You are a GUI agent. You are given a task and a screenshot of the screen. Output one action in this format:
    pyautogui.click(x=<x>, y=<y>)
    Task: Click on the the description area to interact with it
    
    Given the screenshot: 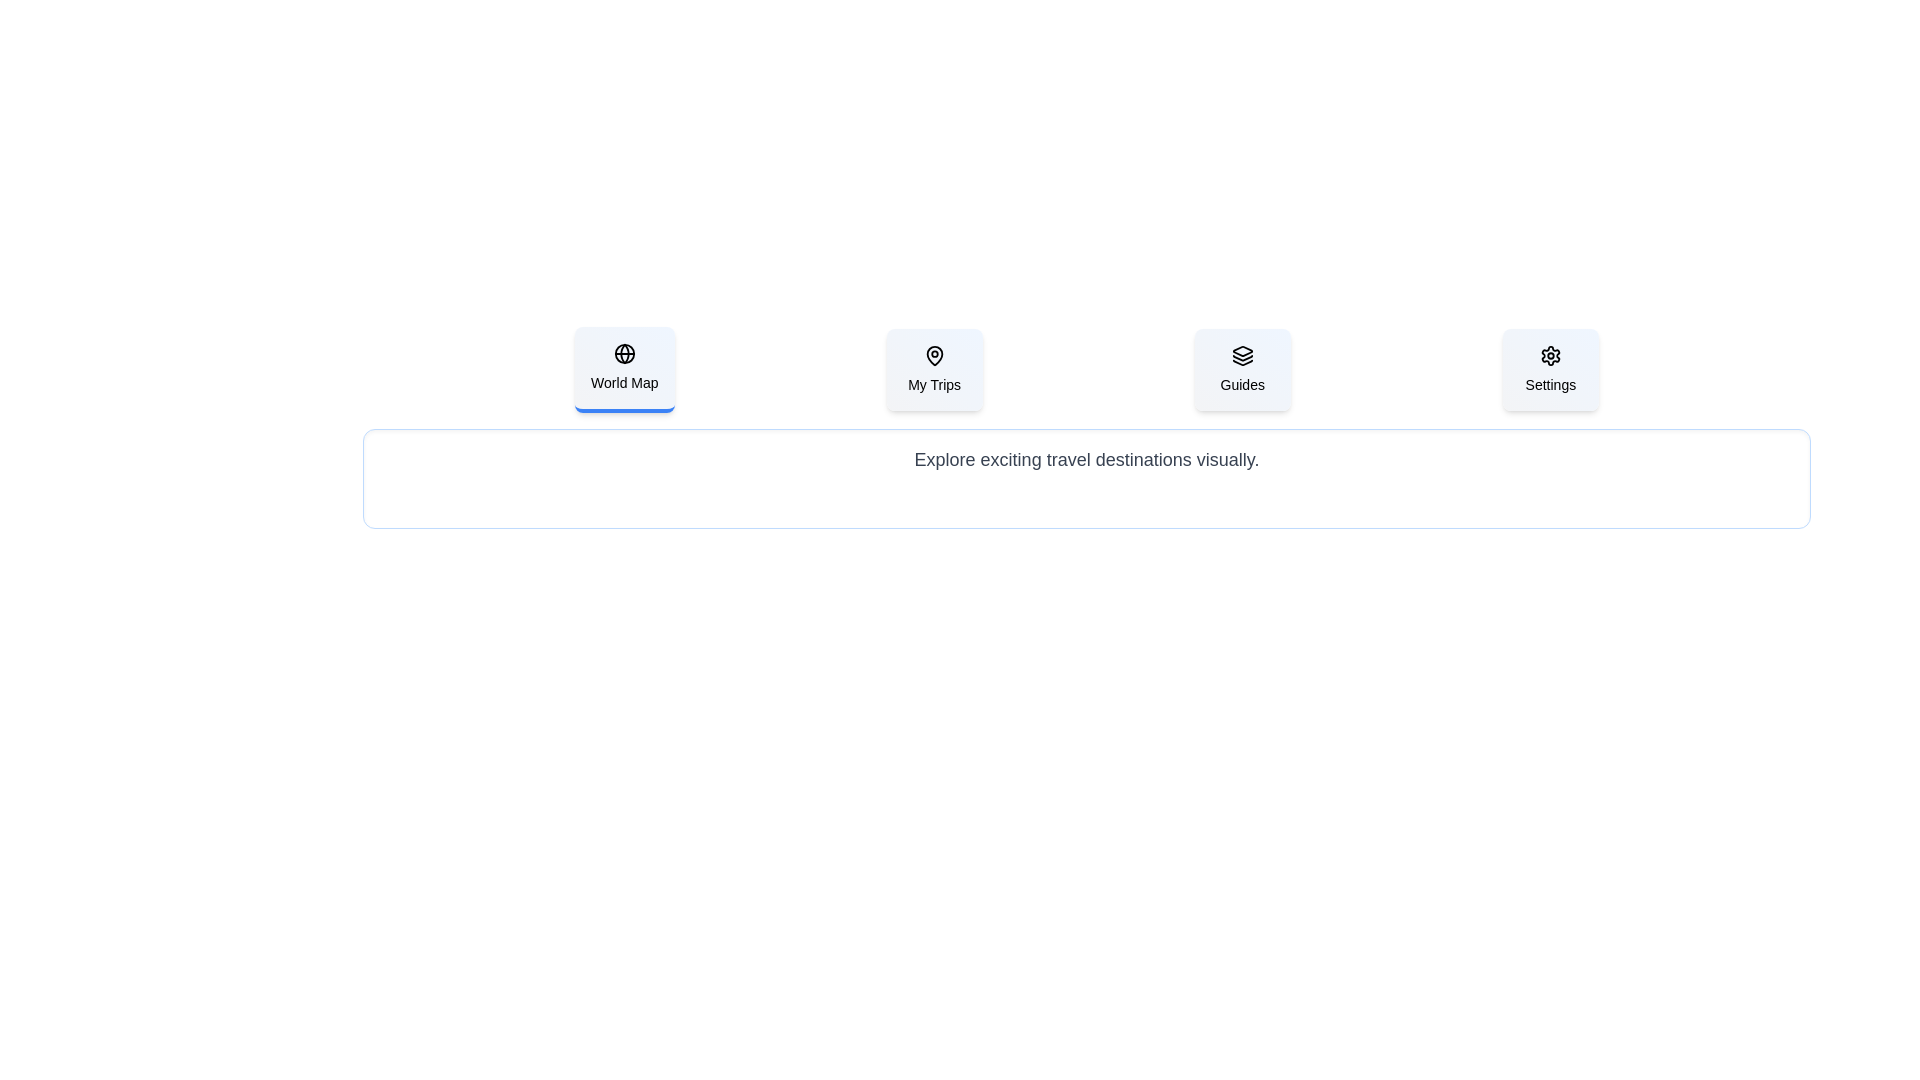 What is the action you would take?
    pyautogui.click(x=1085, y=478)
    